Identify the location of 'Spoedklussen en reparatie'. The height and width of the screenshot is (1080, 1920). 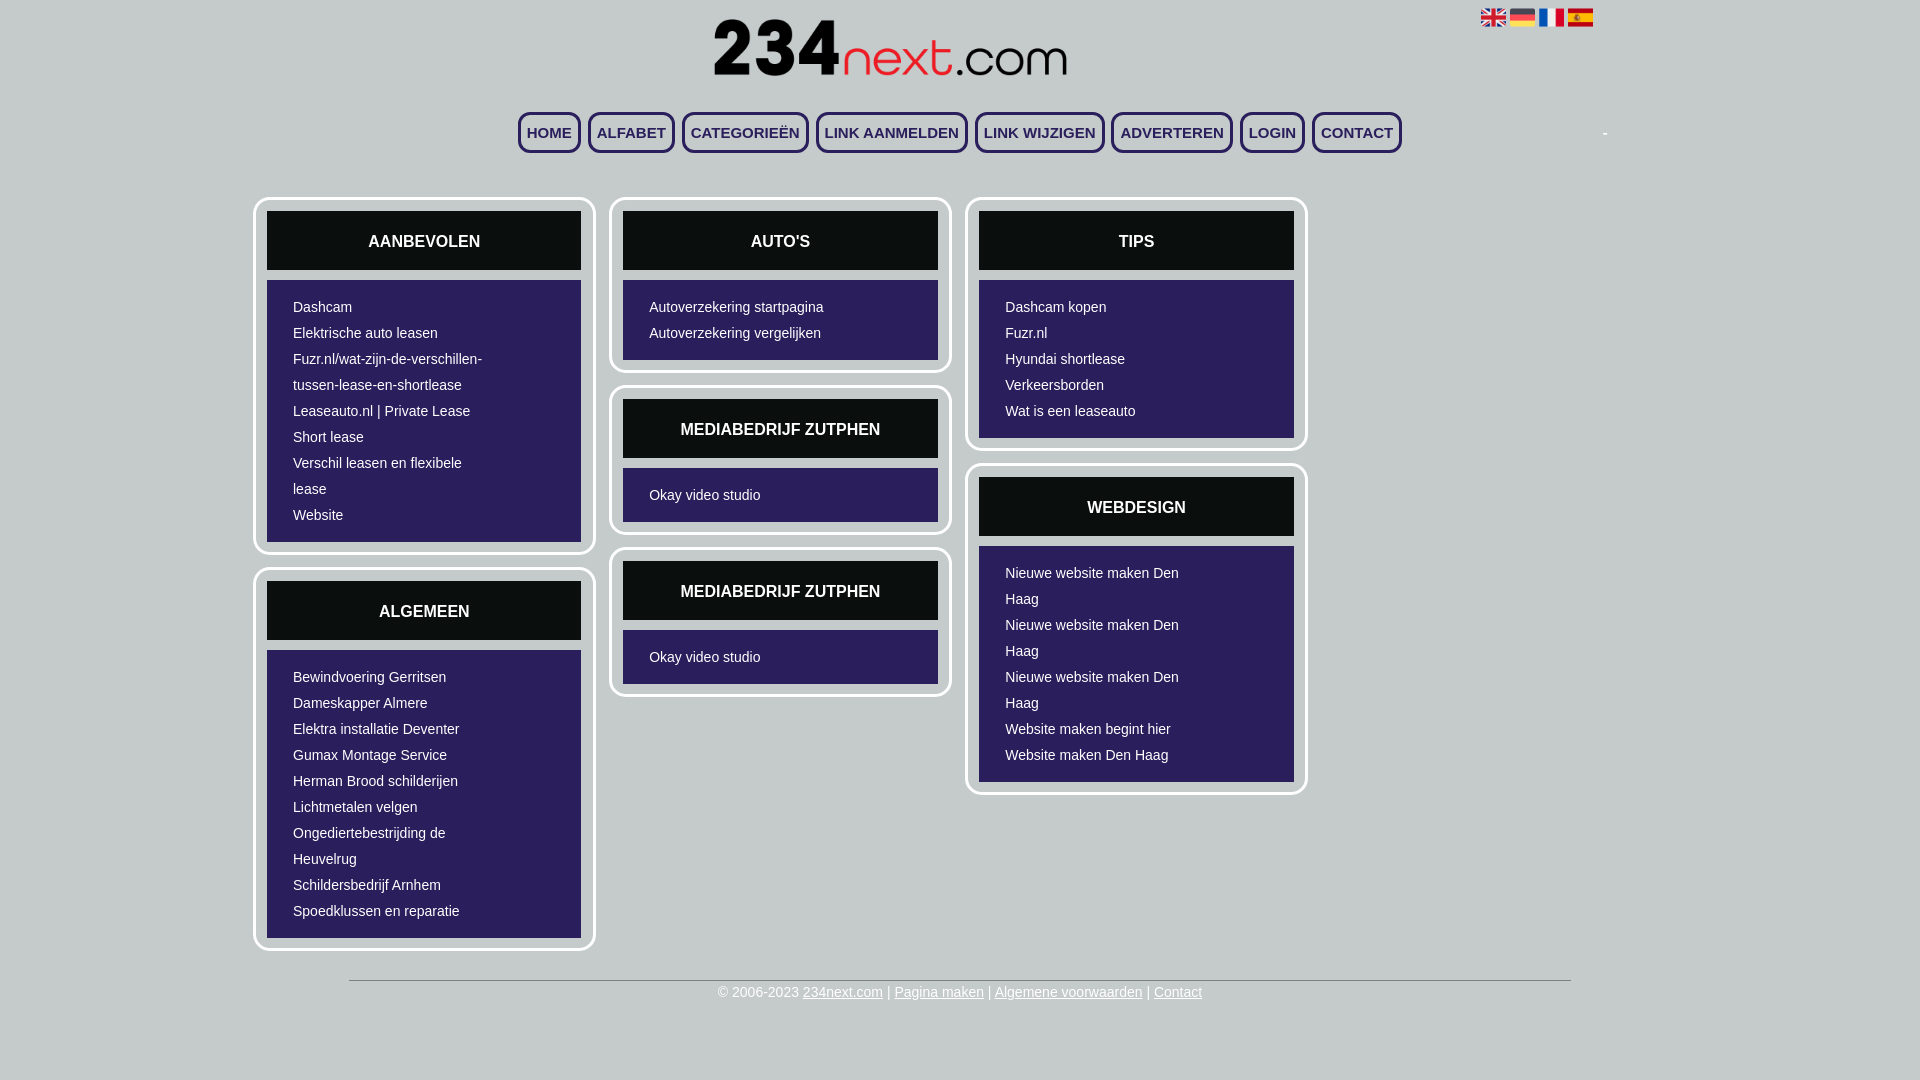
(389, 910).